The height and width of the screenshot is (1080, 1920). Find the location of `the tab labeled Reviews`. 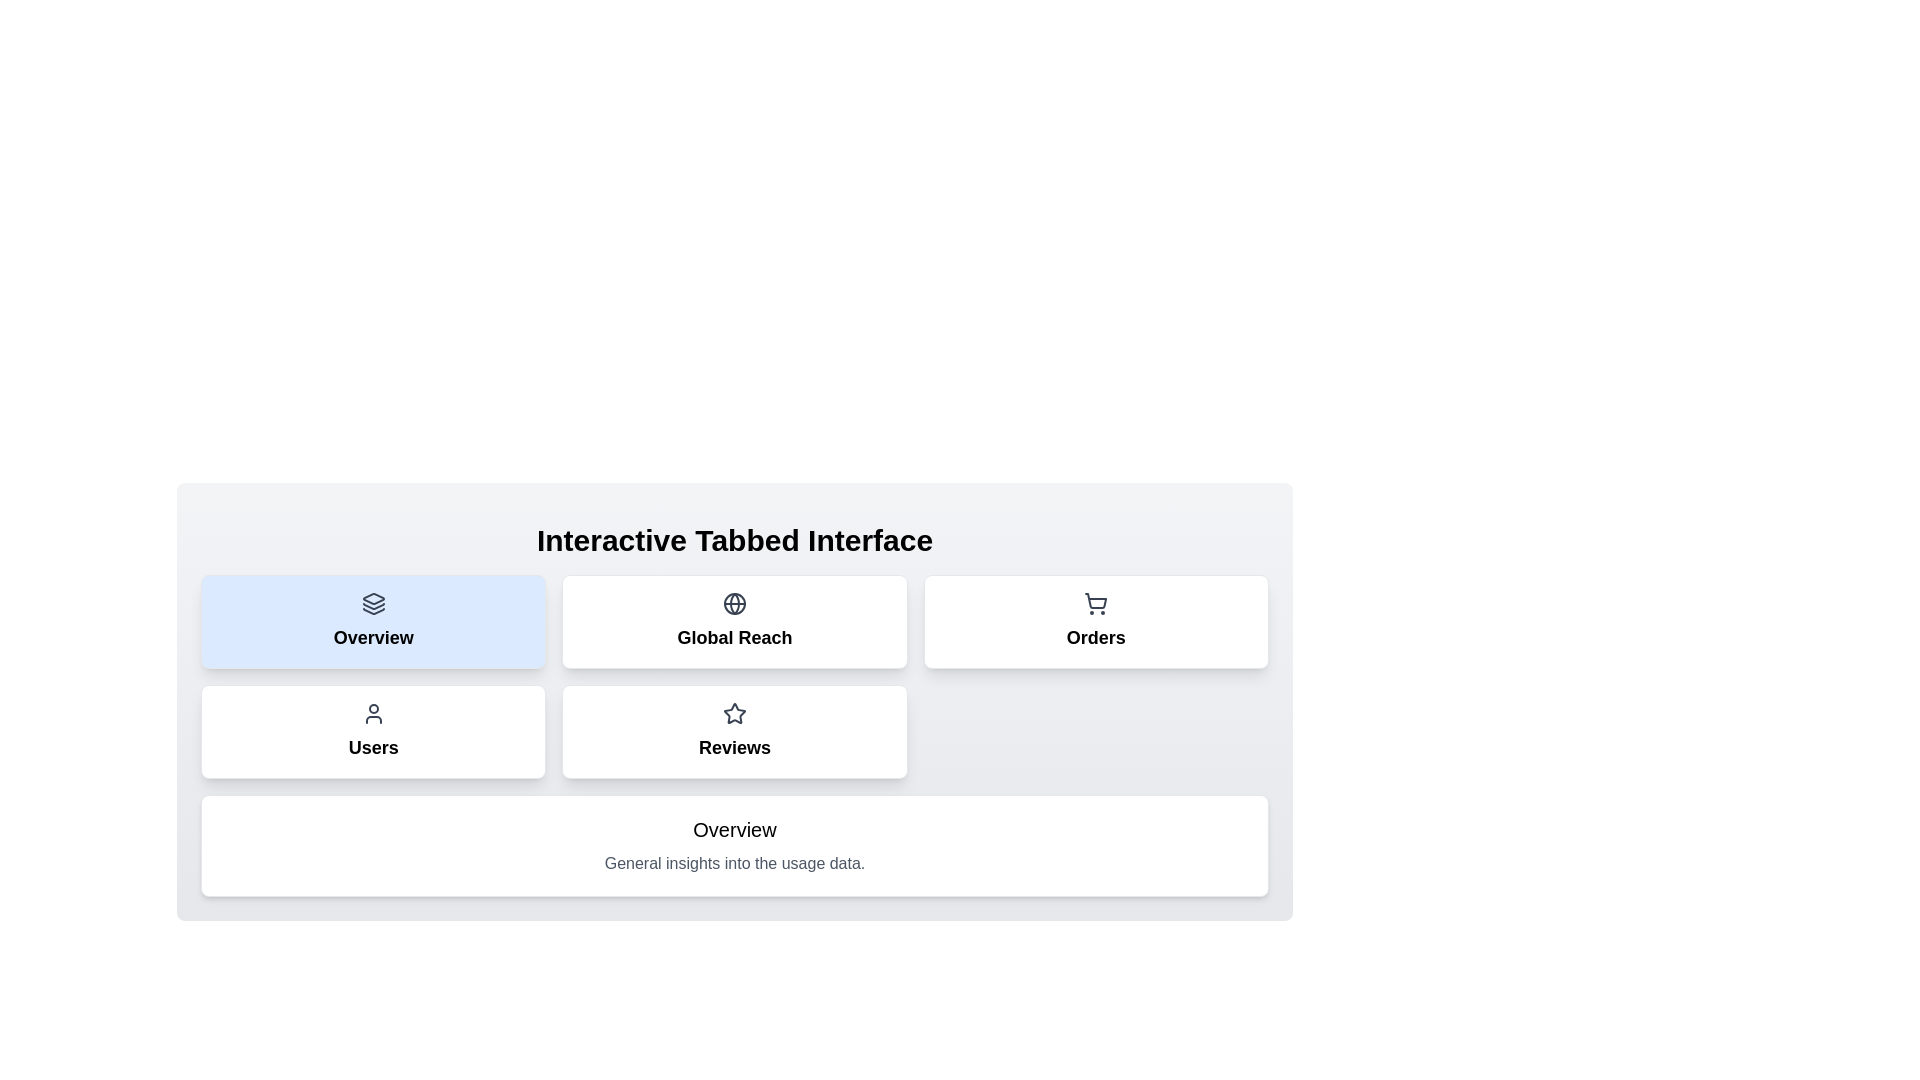

the tab labeled Reviews is located at coordinates (733, 732).